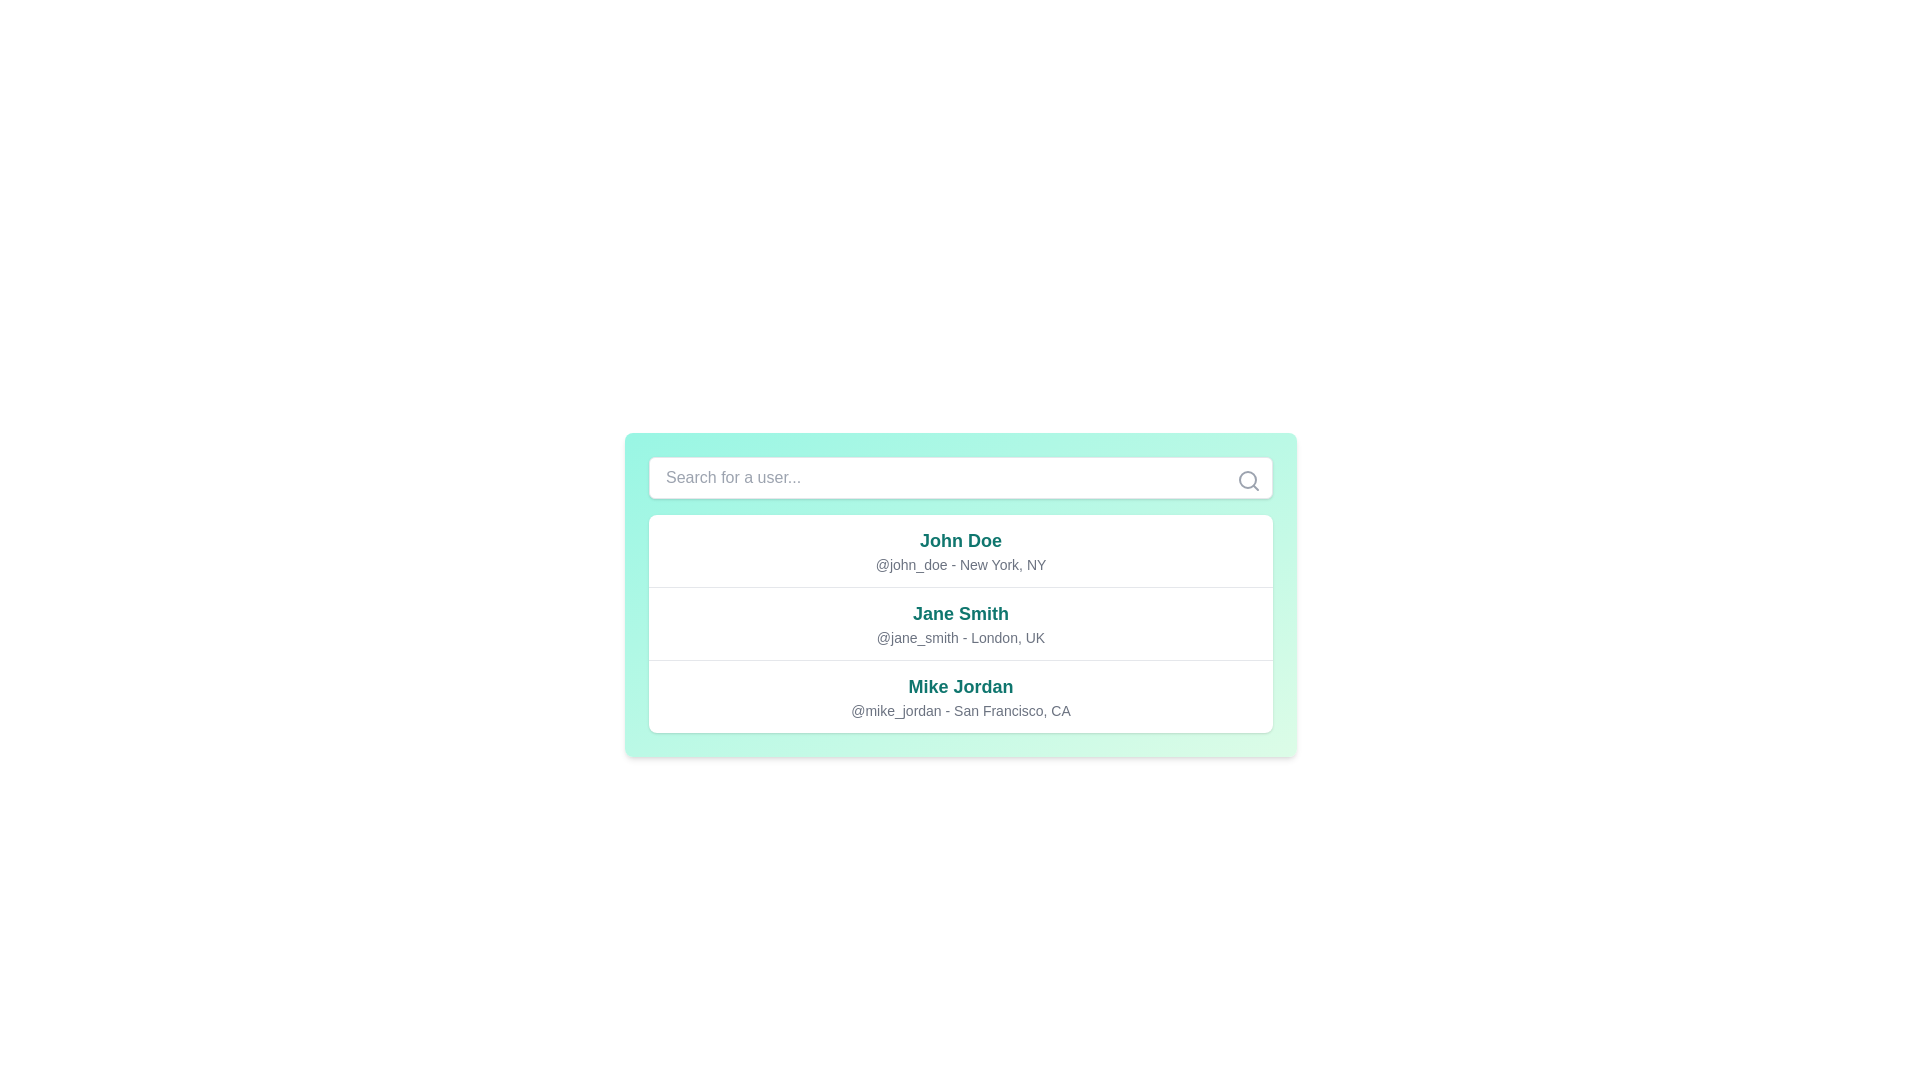 The image size is (1920, 1080). Describe the element at coordinates (1247, 479) in the screenshot. I see `the larger circle element within the SVG search icon located at the top-right corner of the search input field` at that location.